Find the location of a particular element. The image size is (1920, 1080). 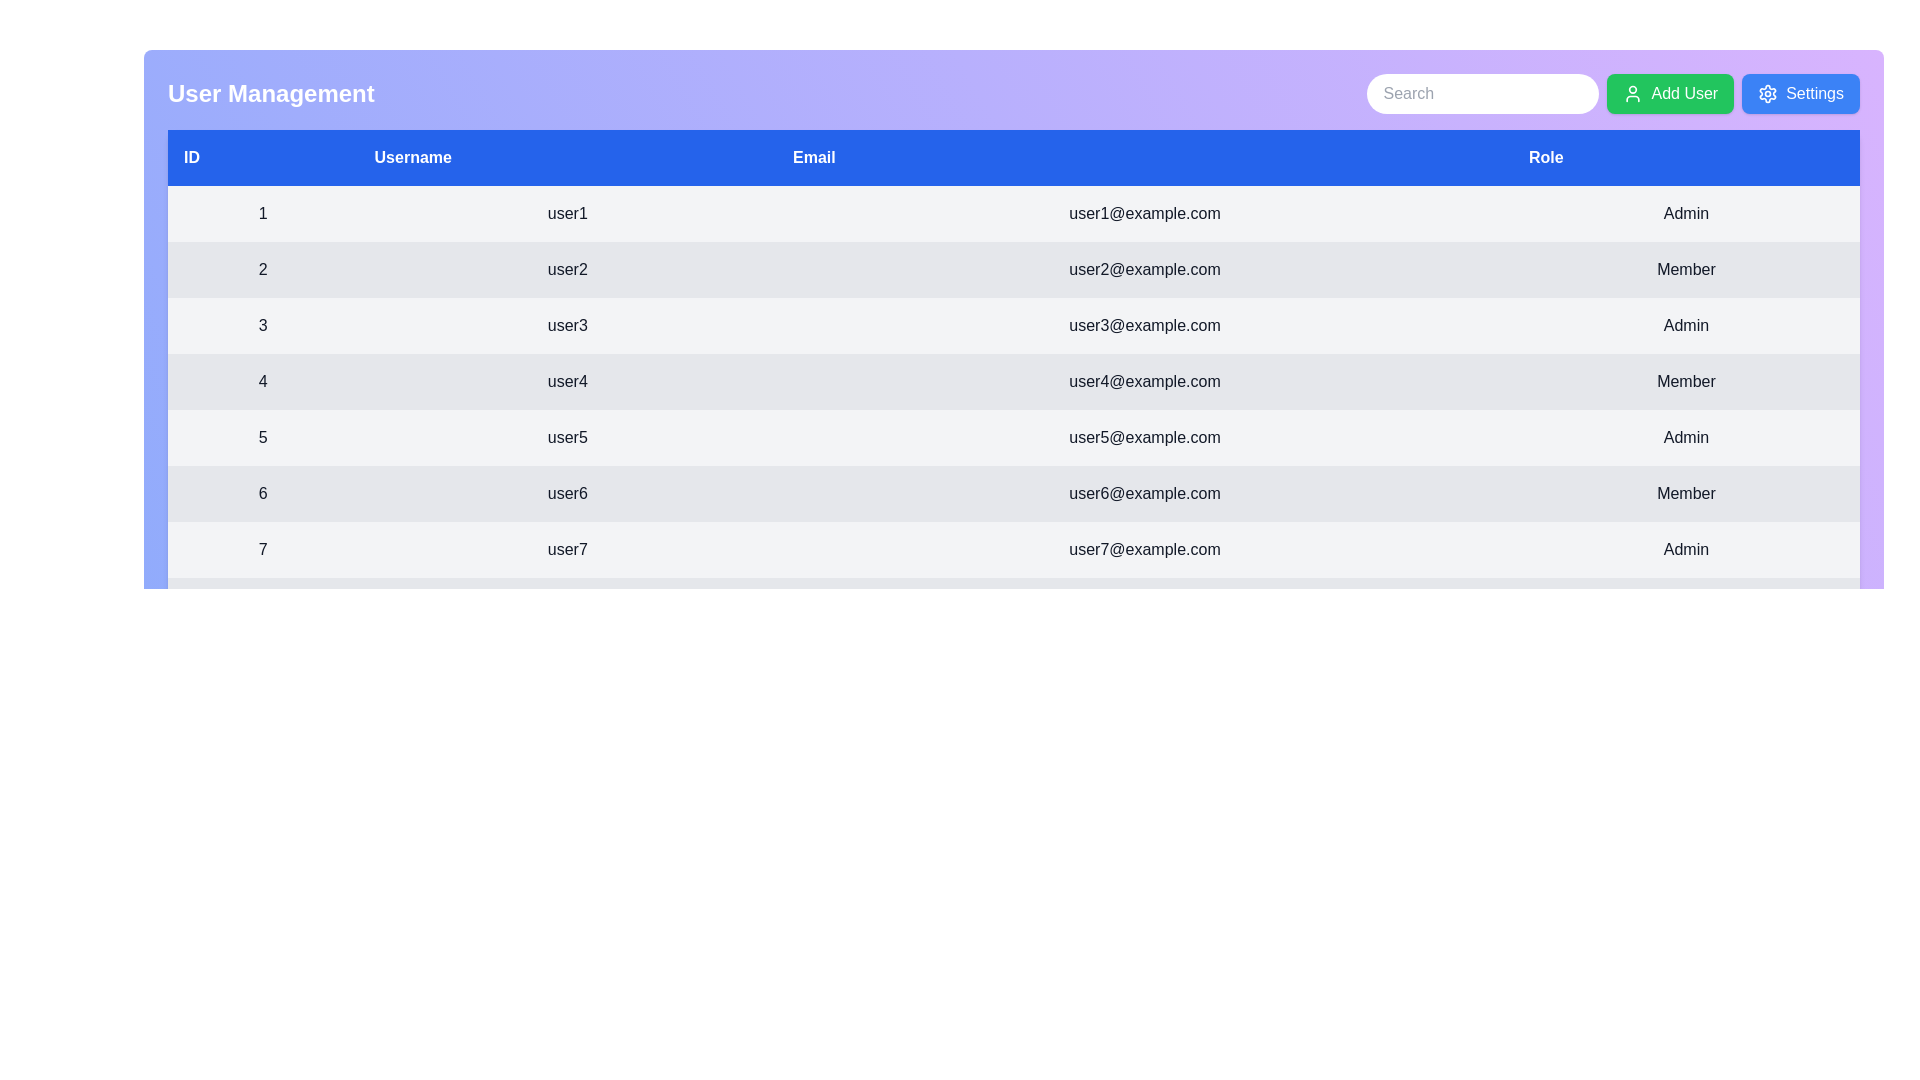

the column header to sort by ID is located at coordinates (262, 157).